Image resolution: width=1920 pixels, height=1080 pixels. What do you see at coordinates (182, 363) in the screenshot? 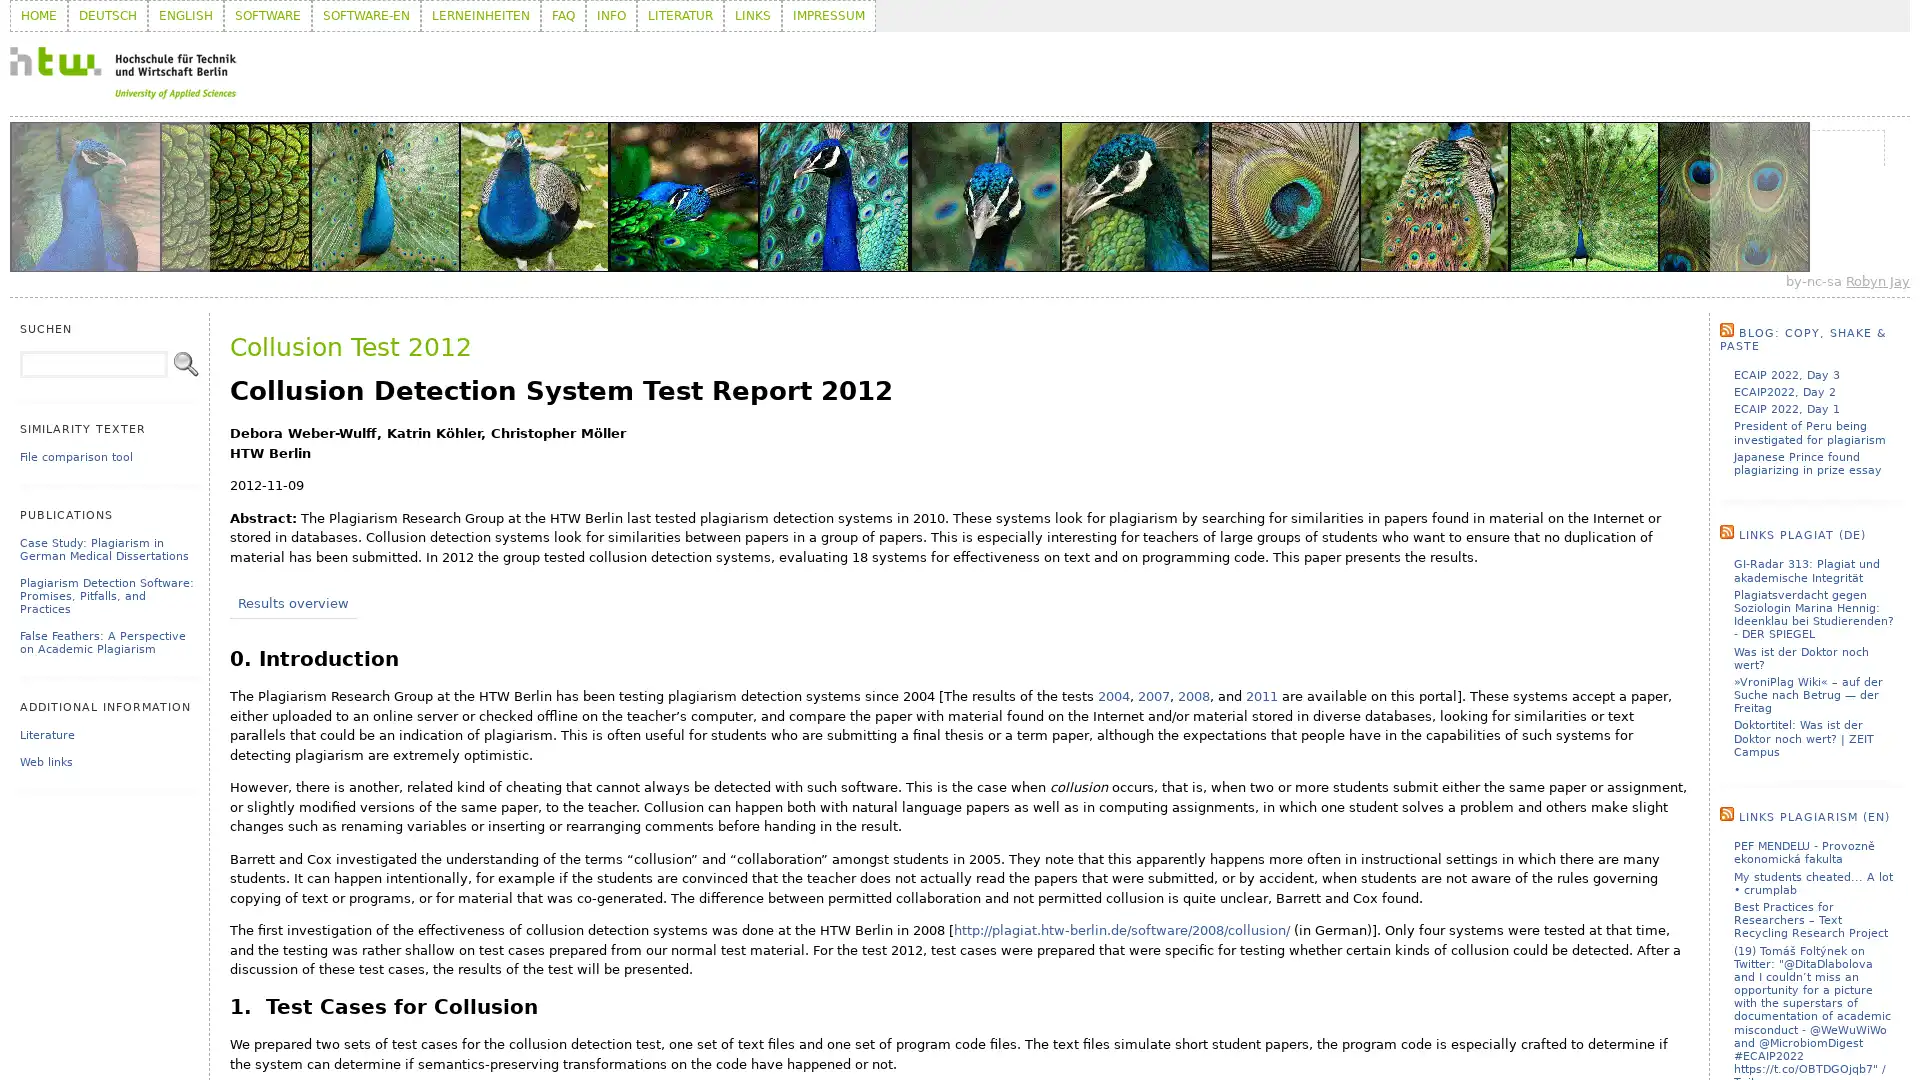
I see `Search` at bounding box center [182, 363].